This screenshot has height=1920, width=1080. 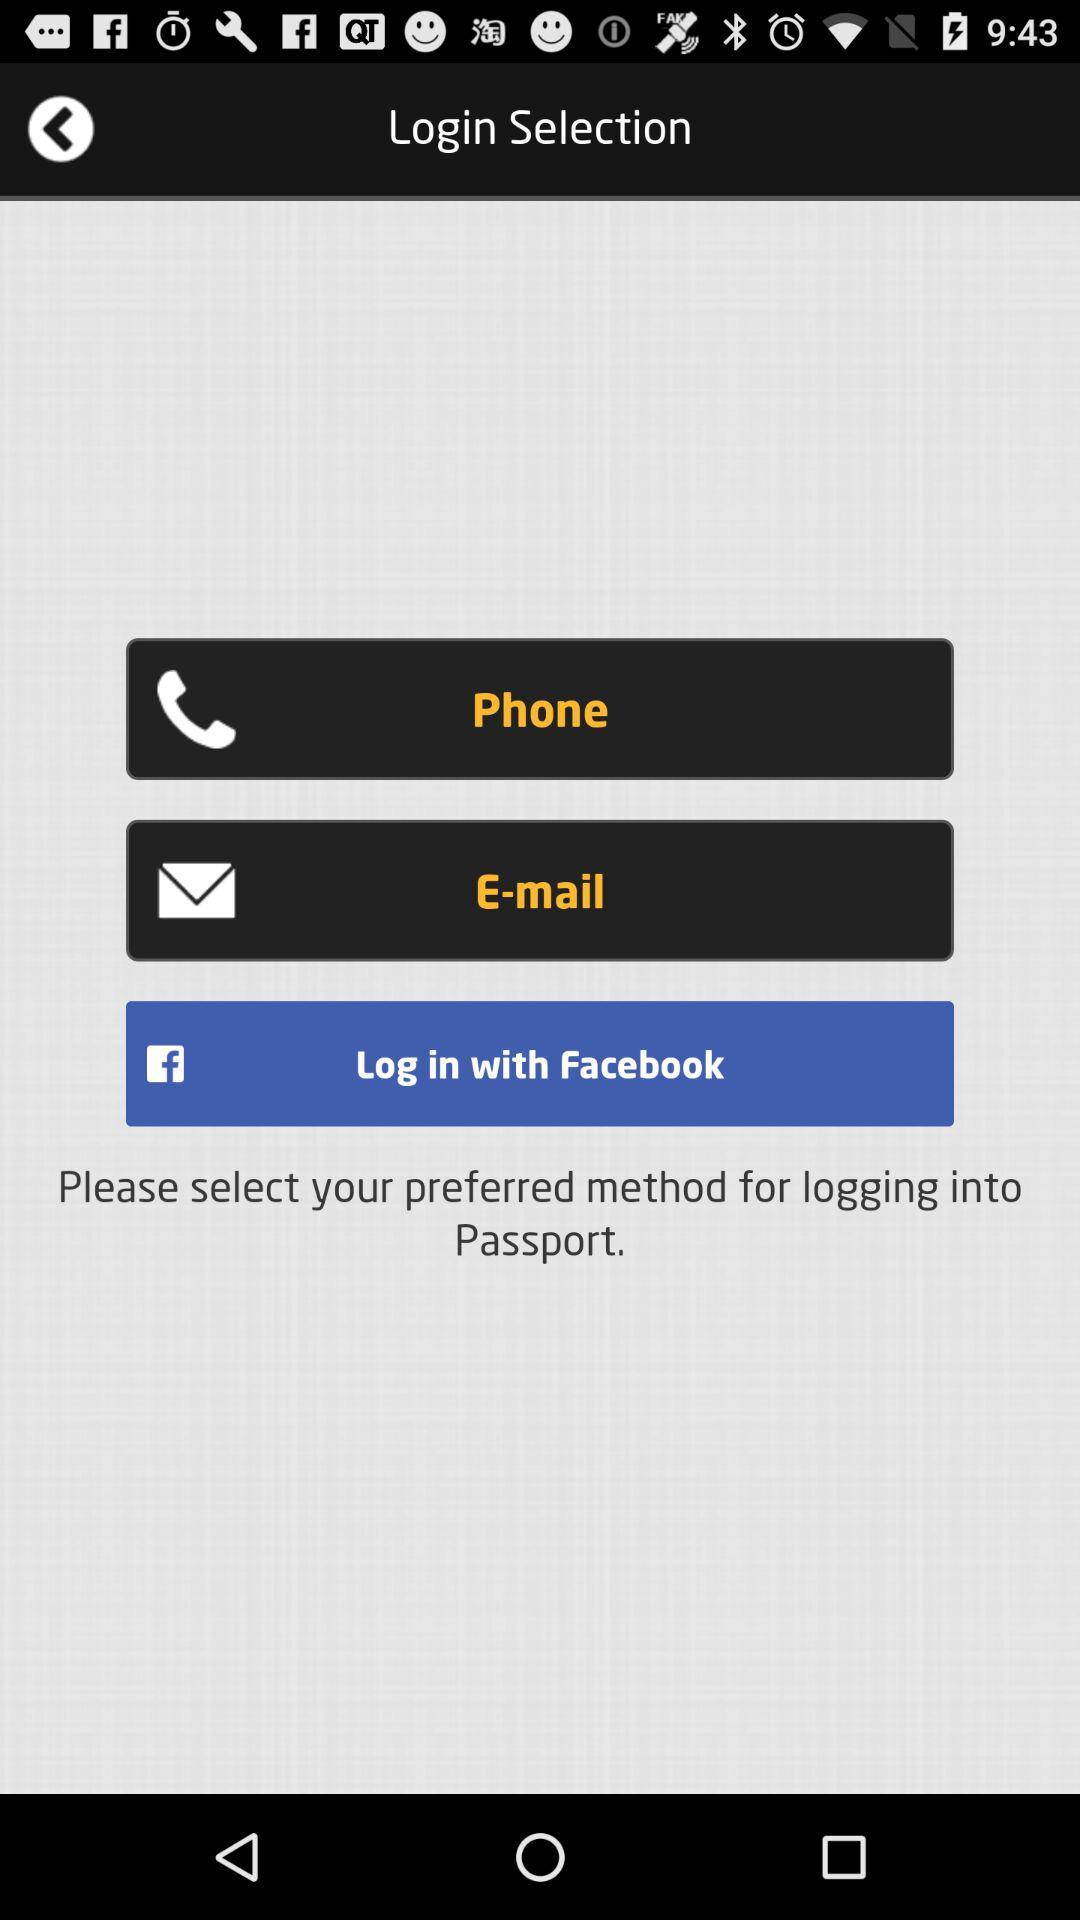 I want to click on button above e-mail icon, so click(x=540, y=709).